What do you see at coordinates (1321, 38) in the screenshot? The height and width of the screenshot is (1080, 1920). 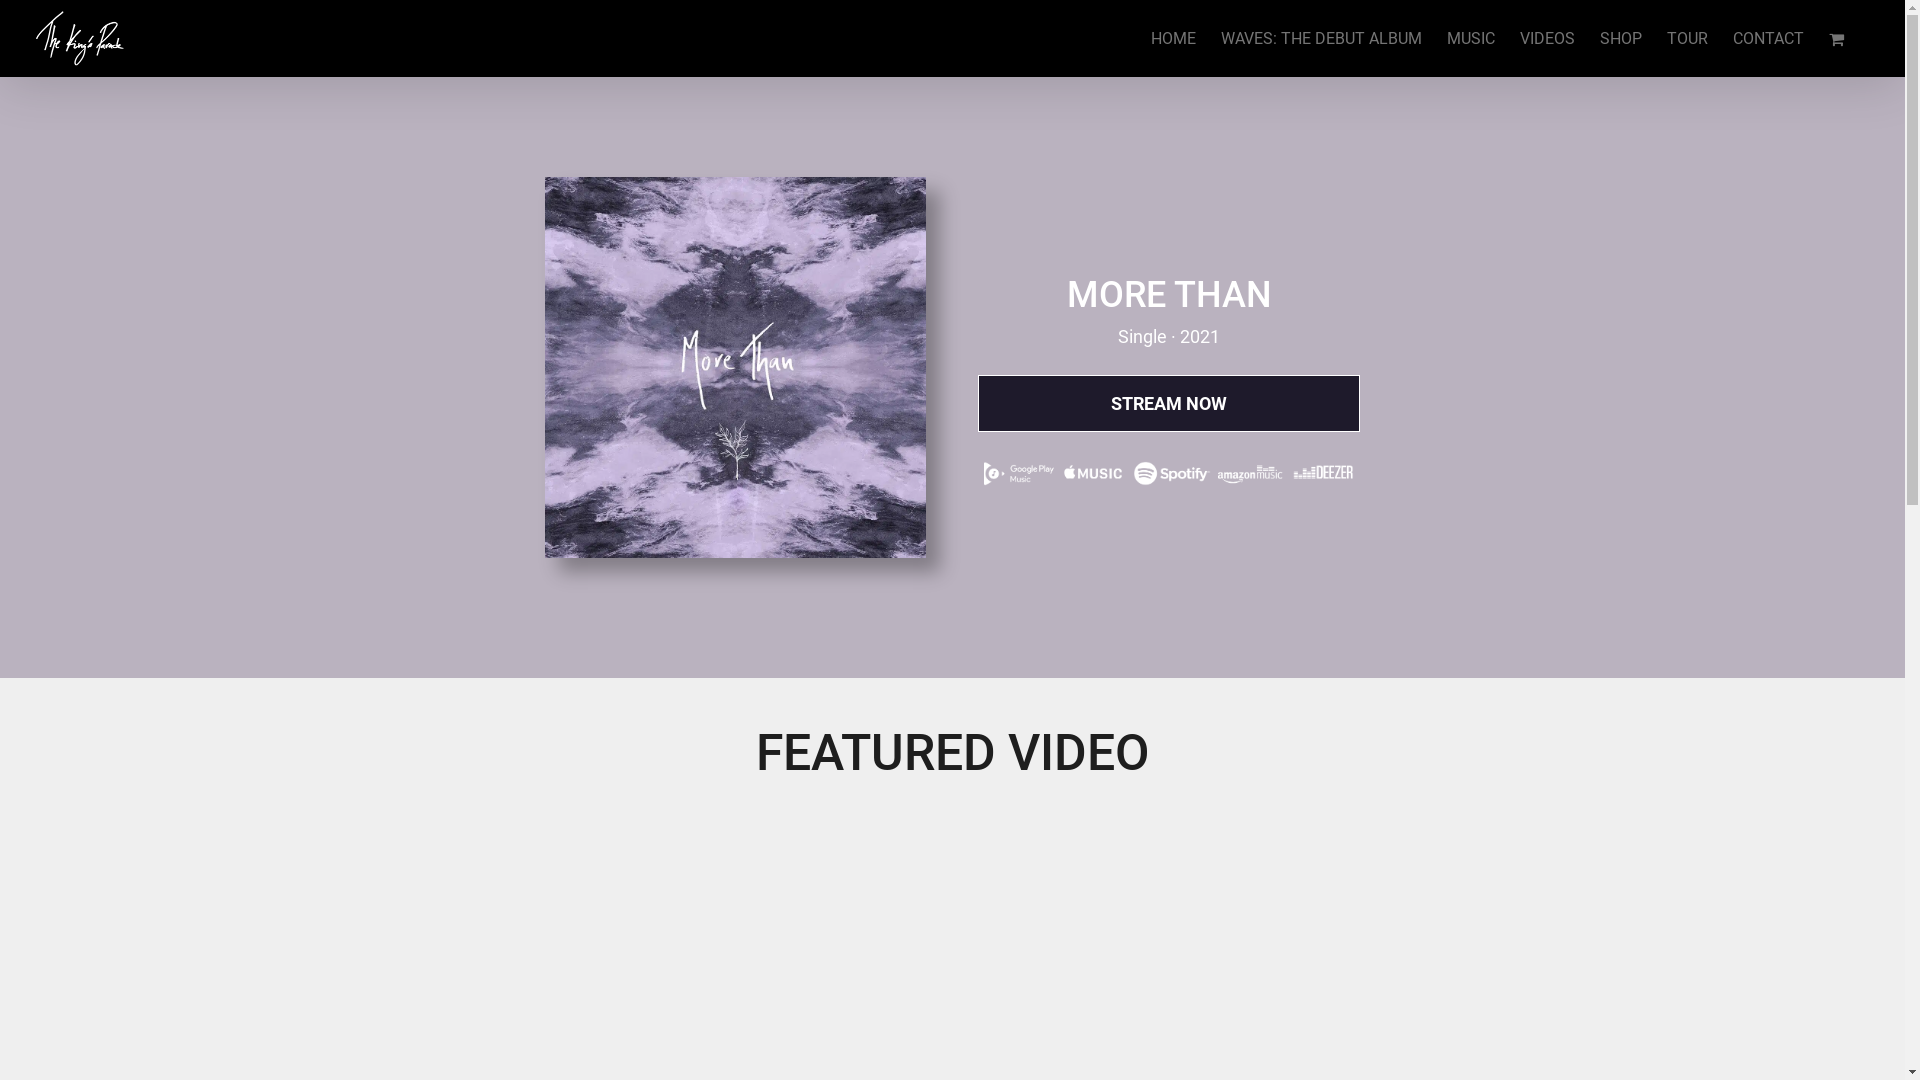 I see `'WAVES: THE DEBUT ALBUM'` at bounding box center [1321, 38].